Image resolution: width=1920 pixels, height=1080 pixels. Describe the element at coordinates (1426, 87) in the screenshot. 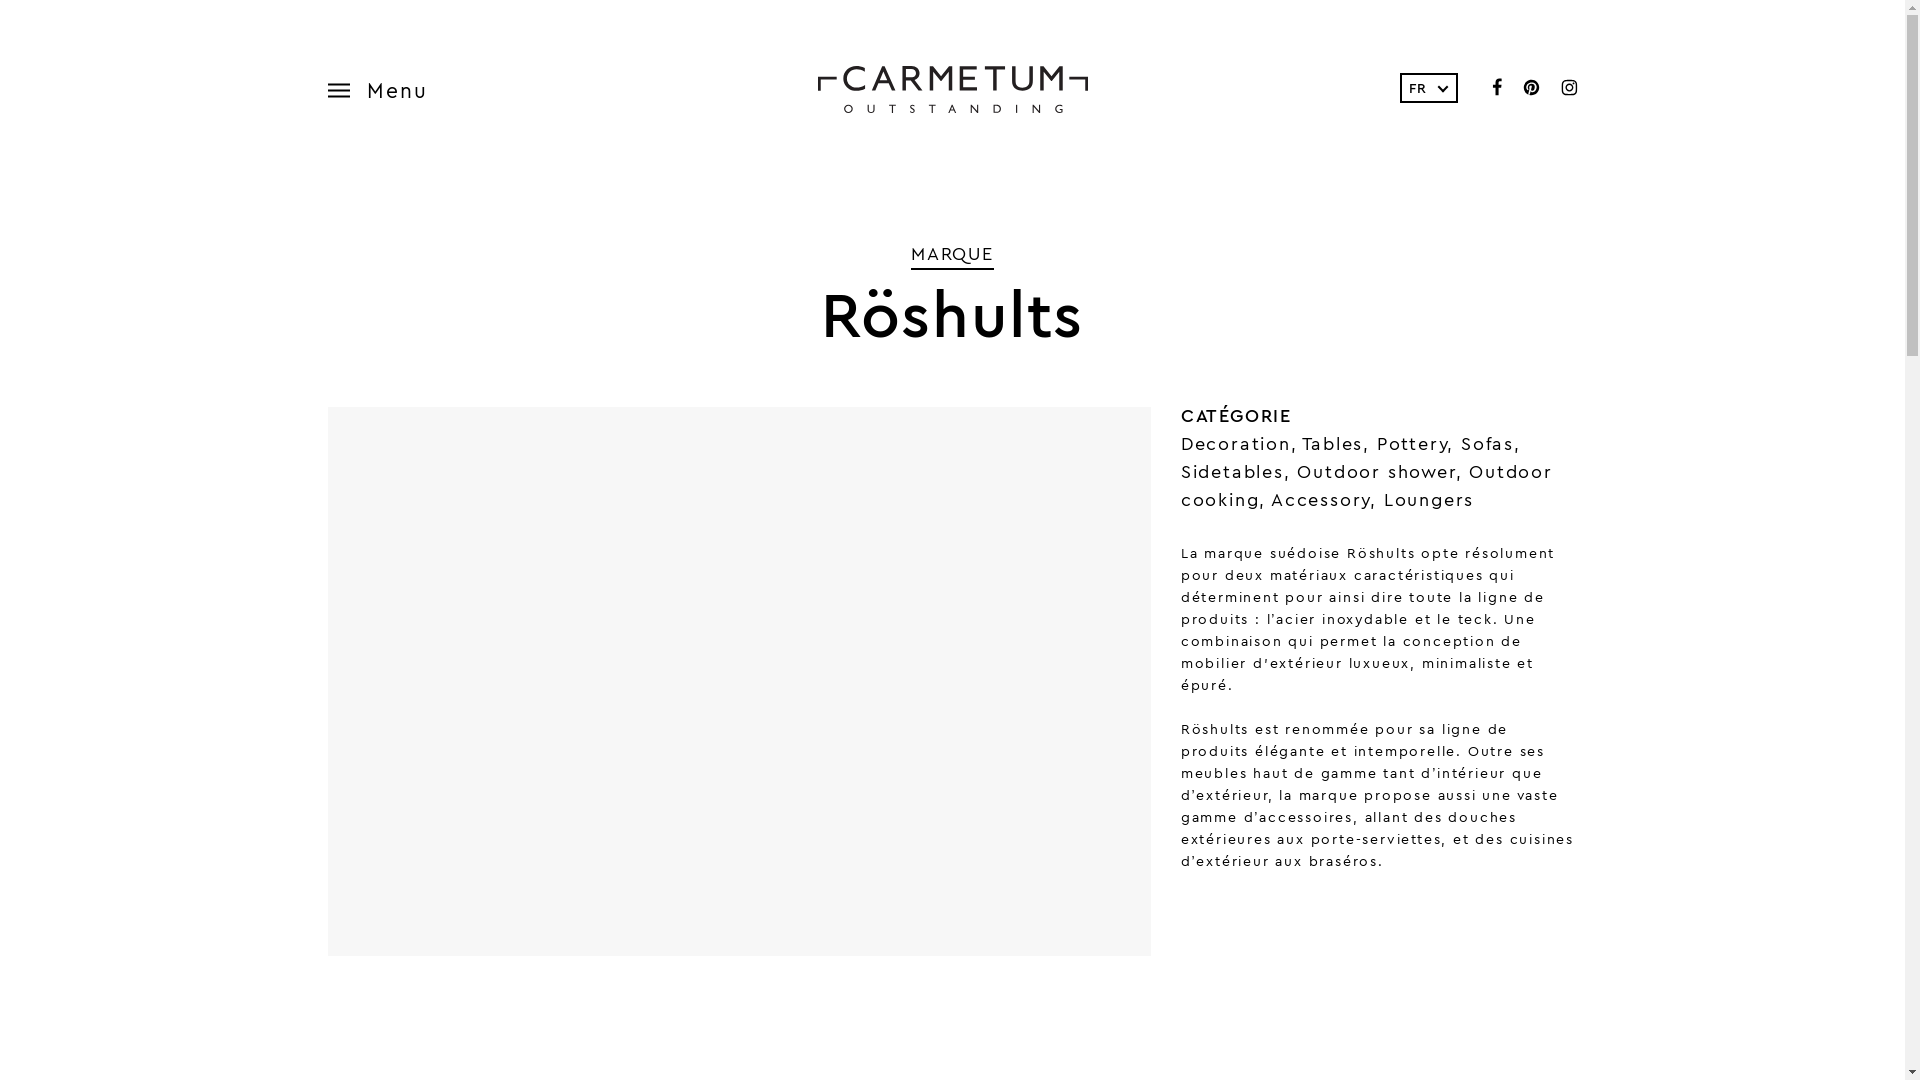

I see `'FR'` at that location.